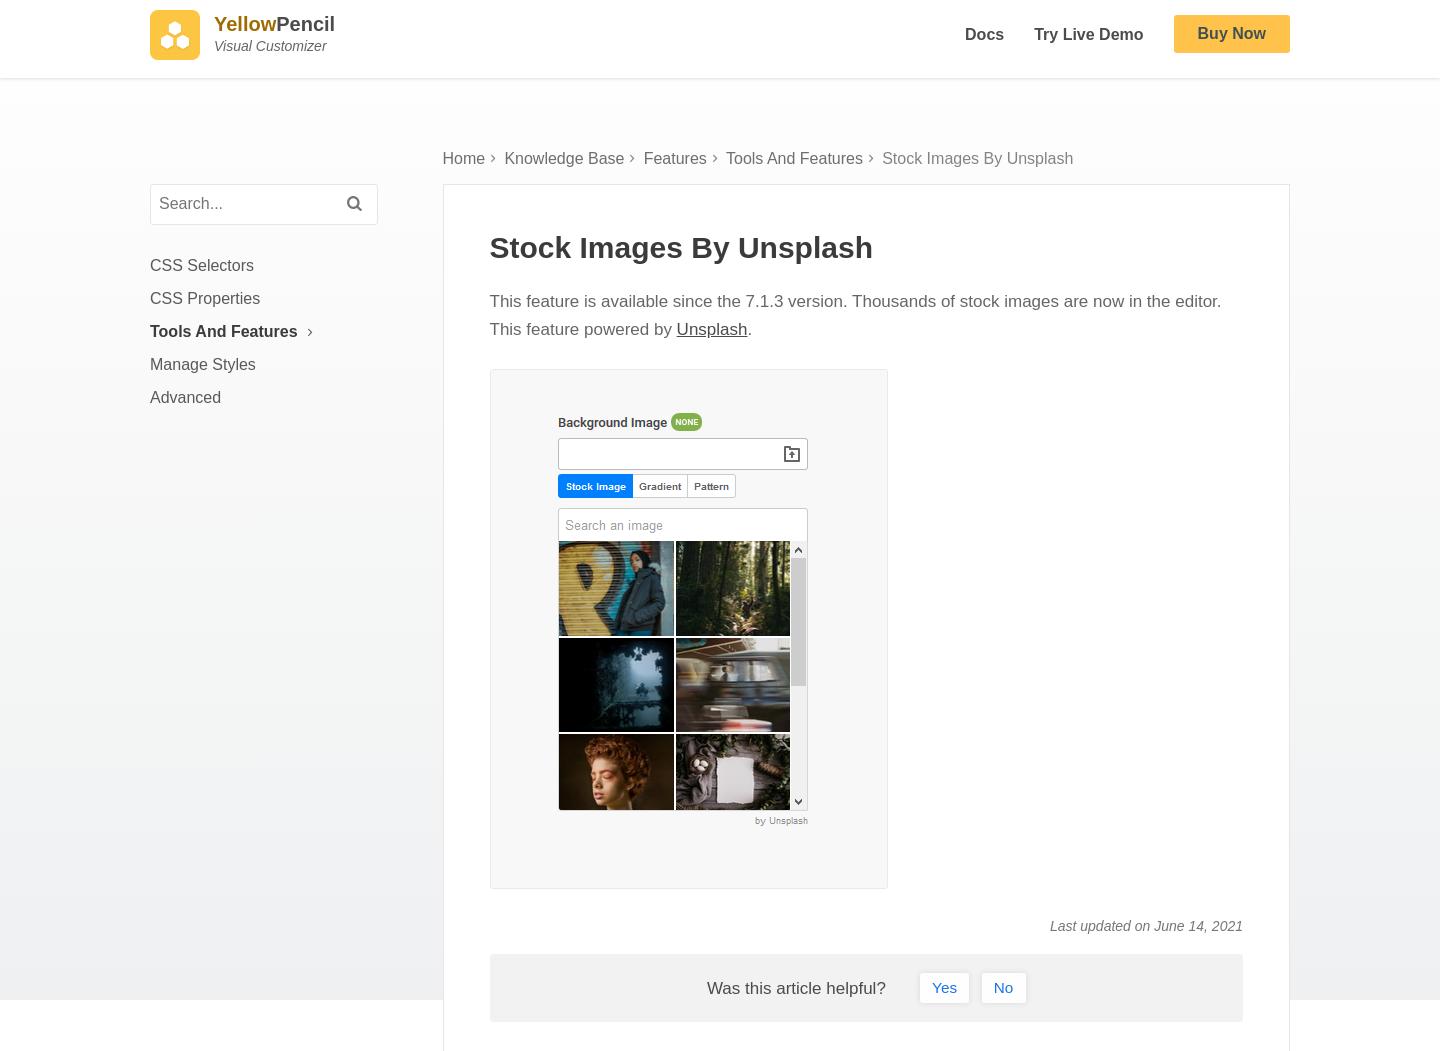  What do you see at coordinates (641, 176) in the screenshot?
I see `'Features'` at bounding box center [641, 176].